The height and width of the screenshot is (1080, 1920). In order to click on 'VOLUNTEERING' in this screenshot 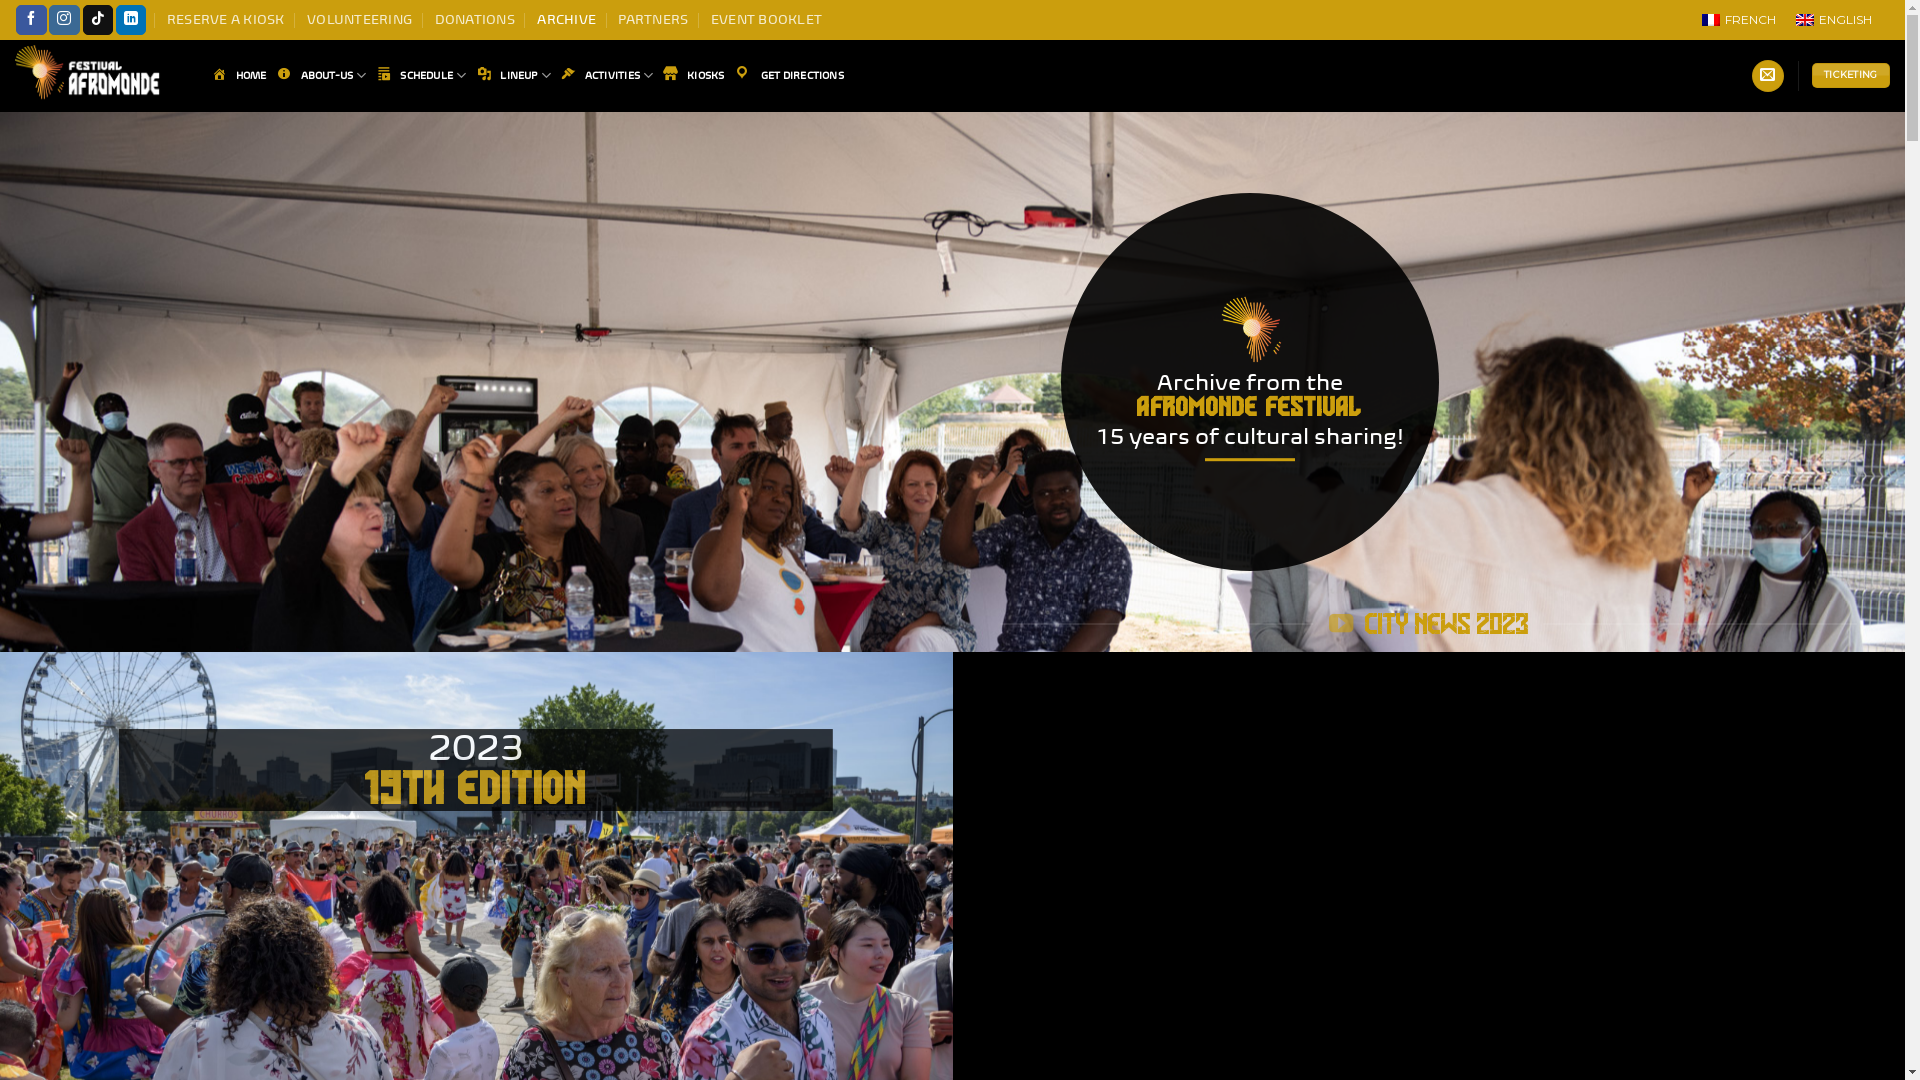, I will do `click(359, 19)`.